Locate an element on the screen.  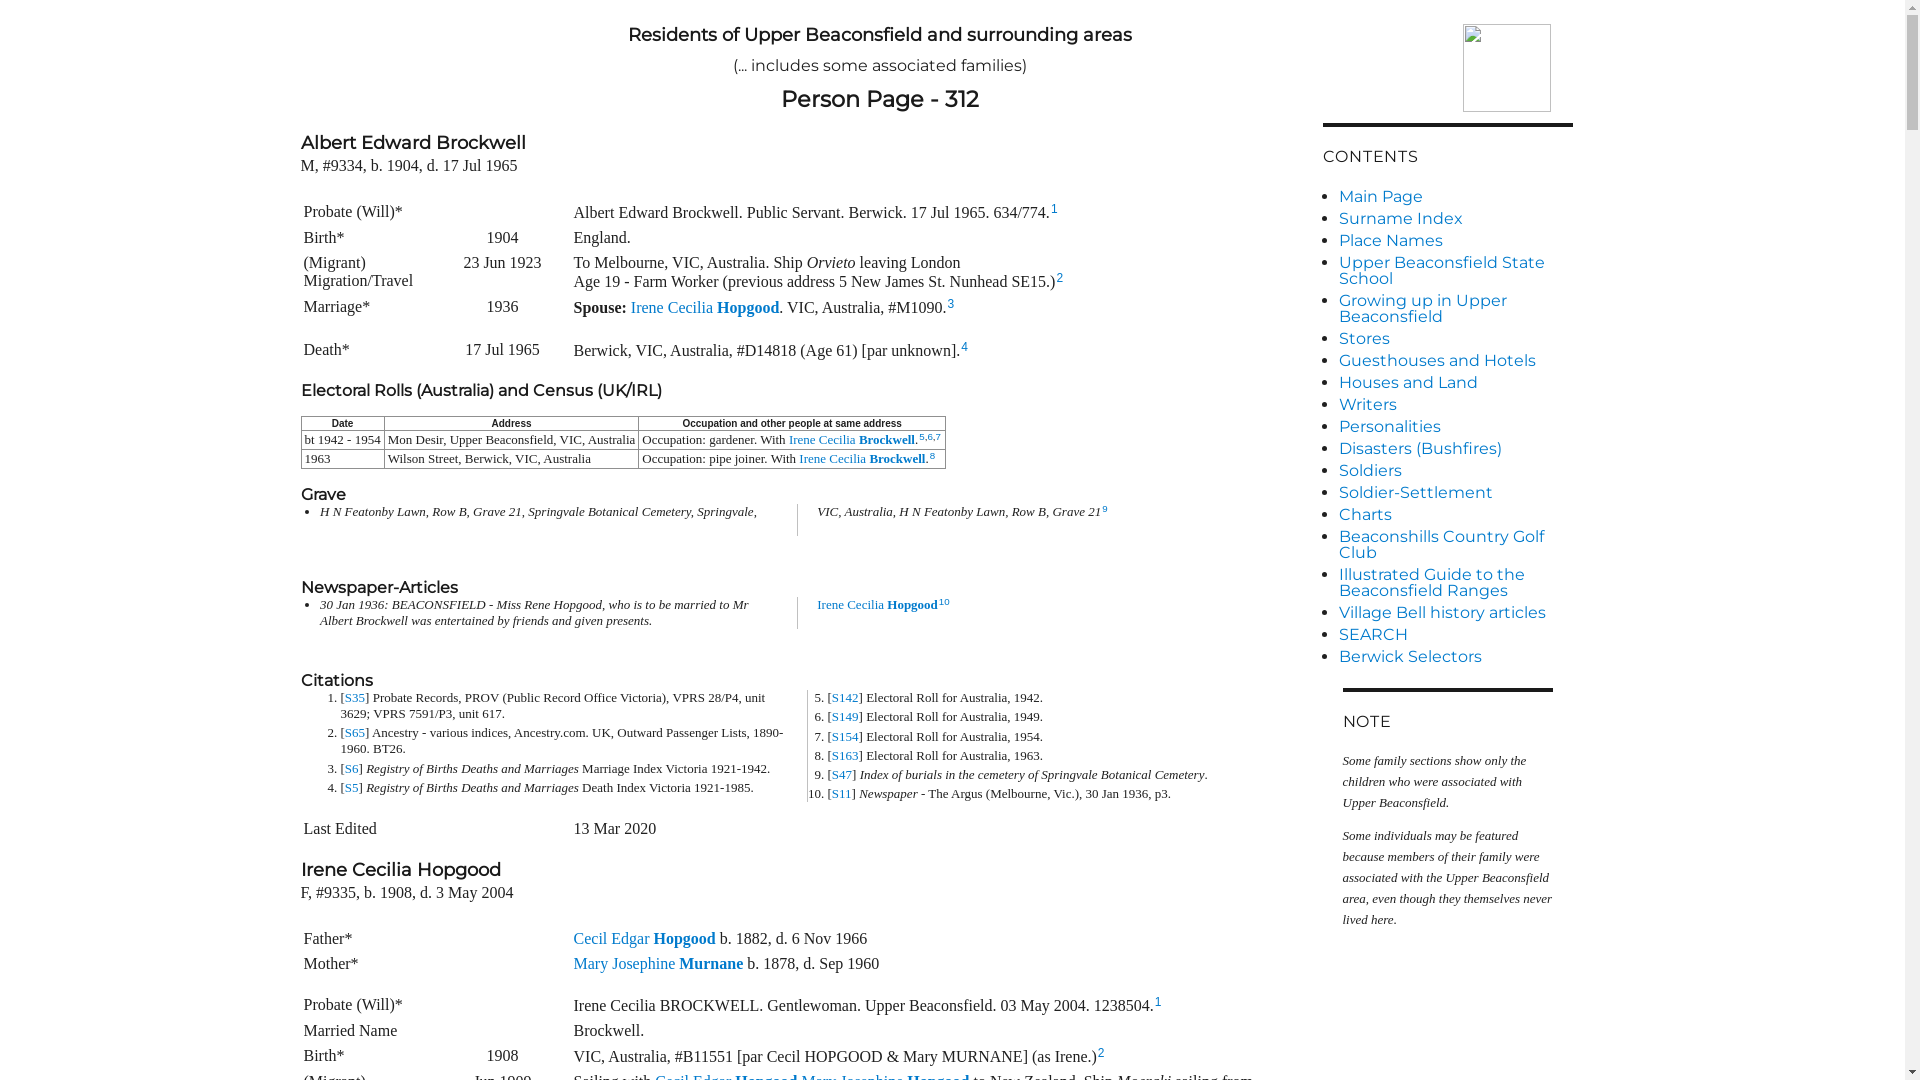
'SEARCH' is located at coordinates (1454, 635).